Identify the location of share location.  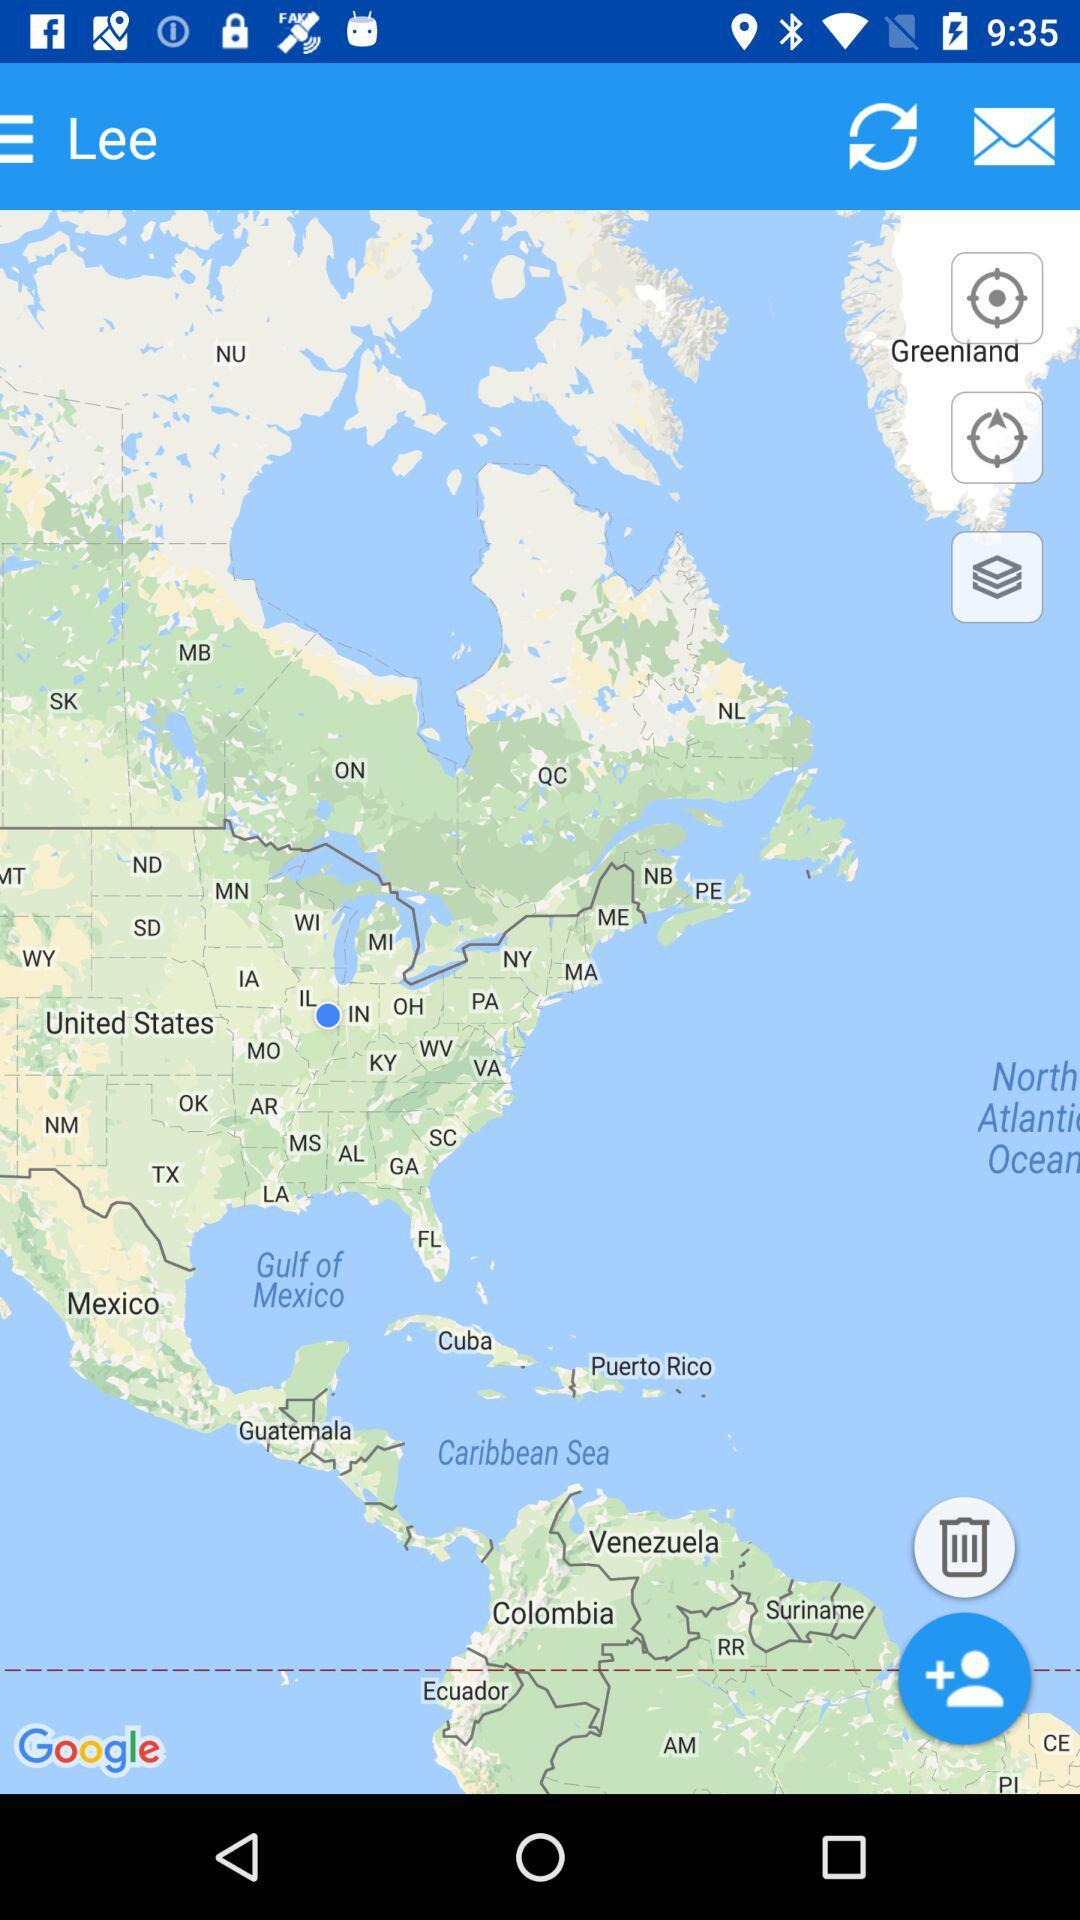
(1014, 135).